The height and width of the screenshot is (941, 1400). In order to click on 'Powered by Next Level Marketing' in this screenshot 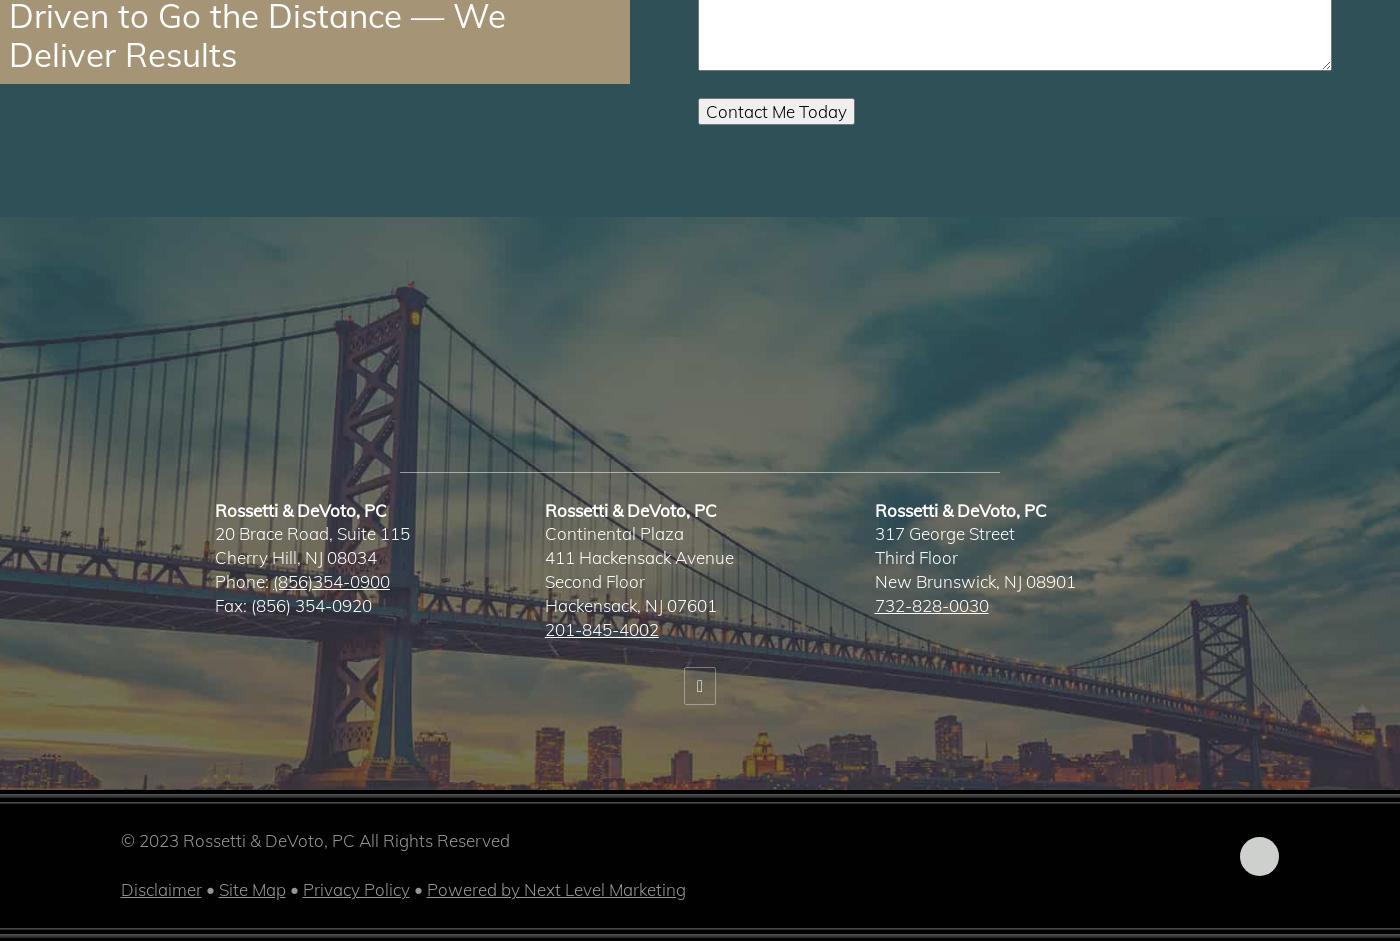, I will do `click(426, 889)`.